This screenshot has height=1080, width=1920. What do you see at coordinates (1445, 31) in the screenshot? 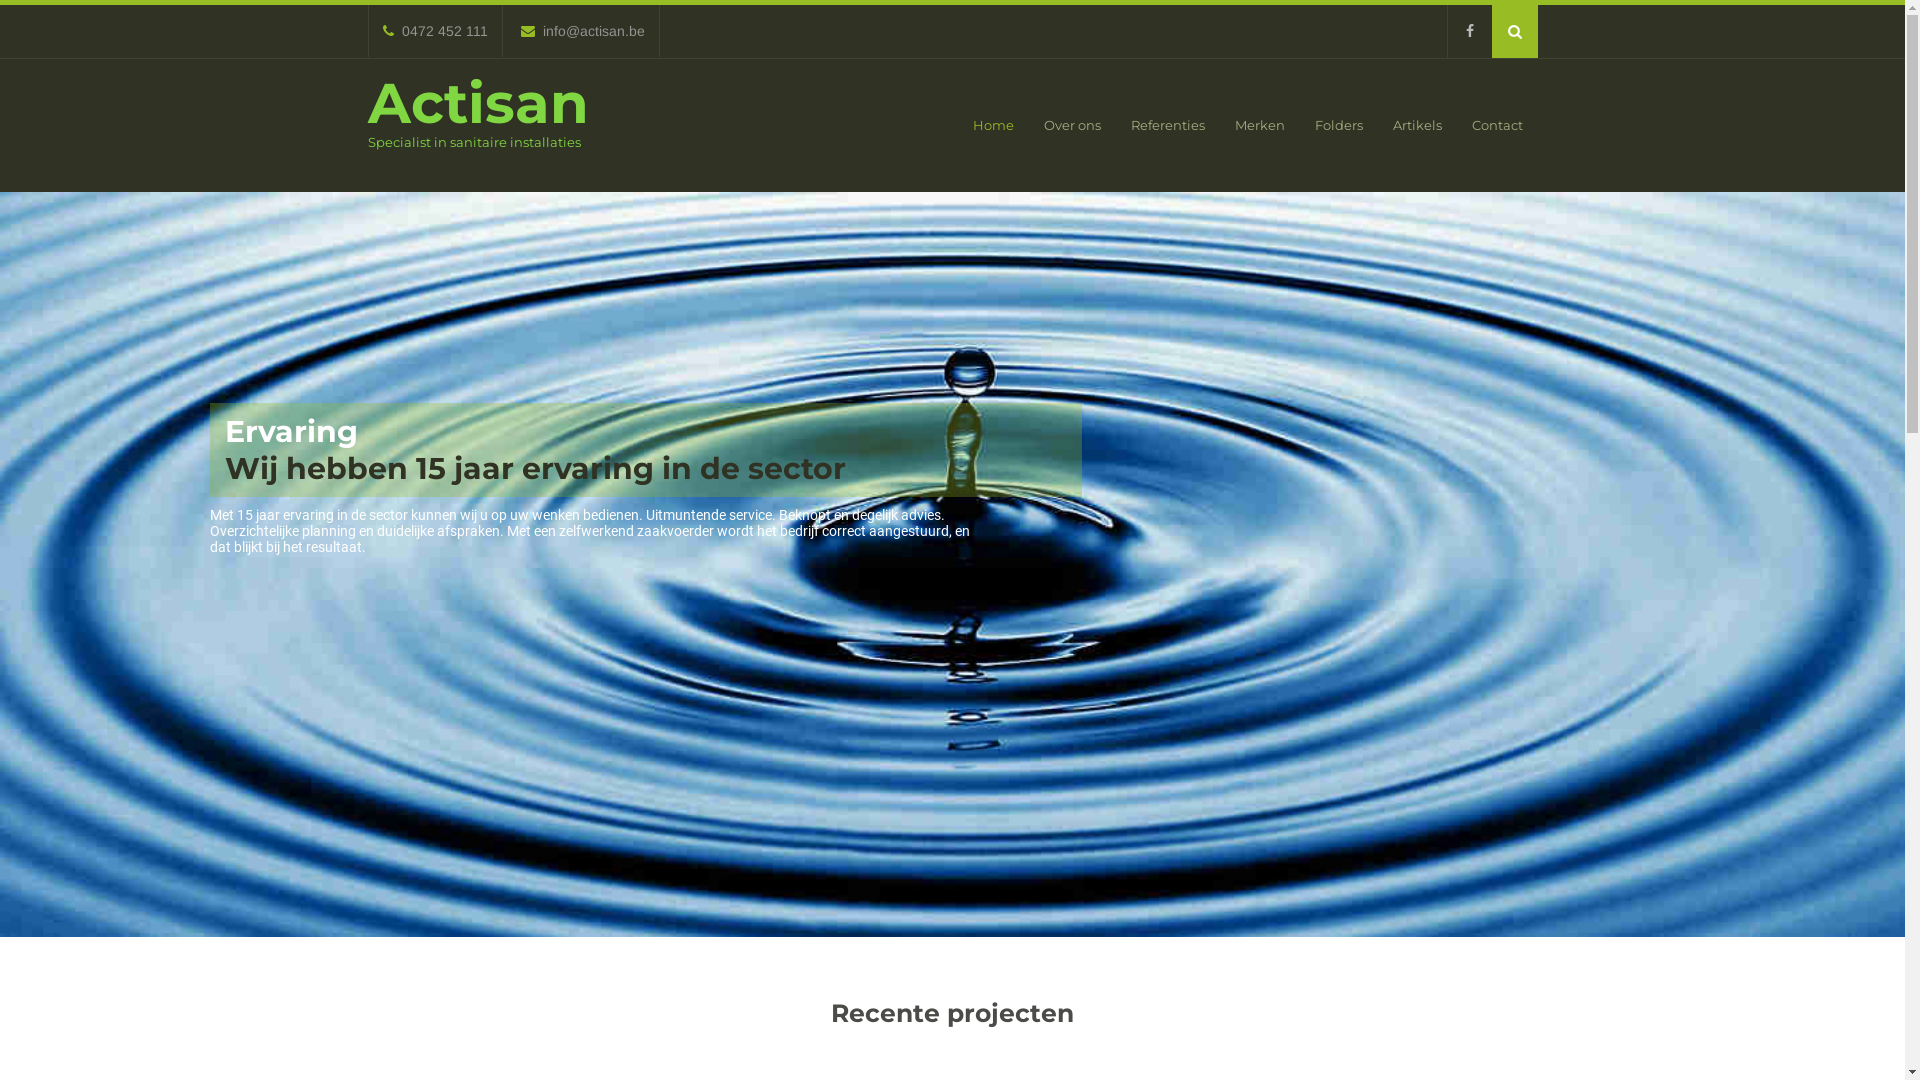
I see `'facebook'` at bounding box center [1445, 31].